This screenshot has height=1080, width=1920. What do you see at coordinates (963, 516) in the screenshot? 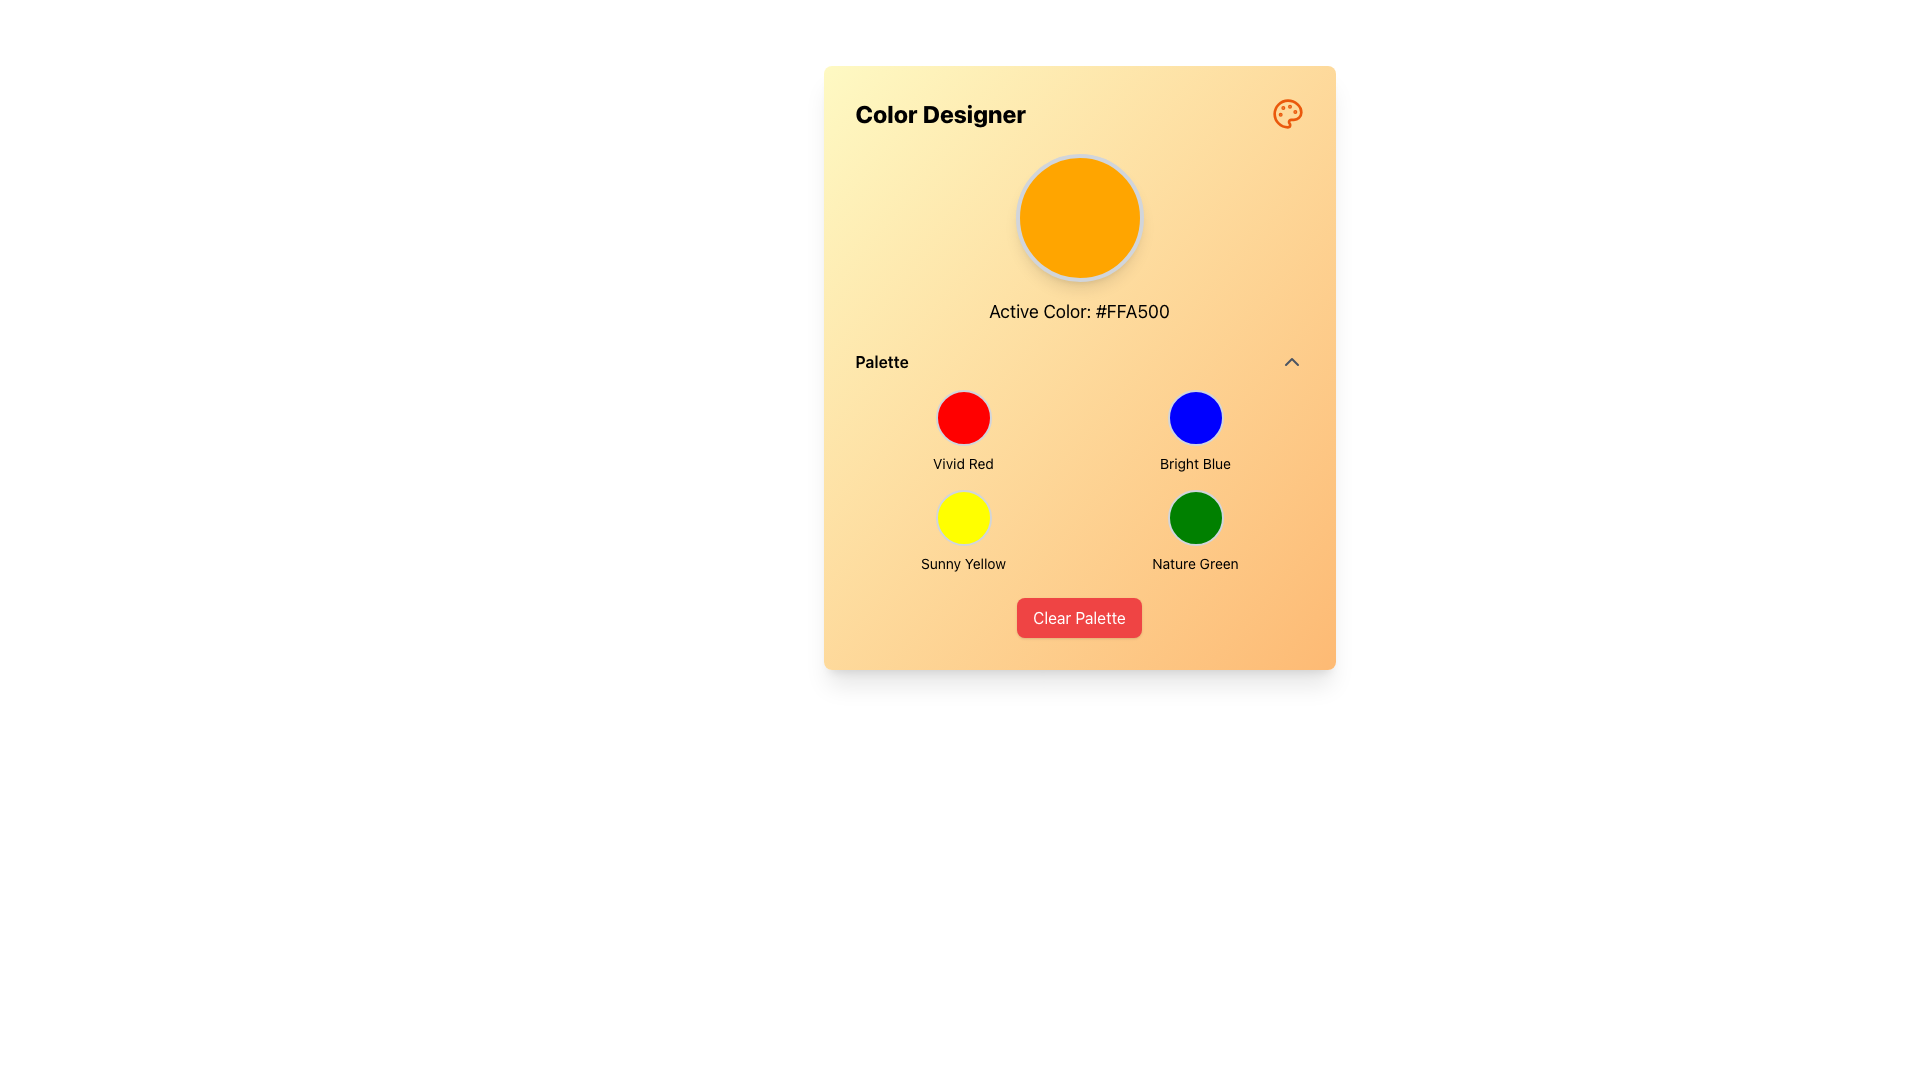
I see `the 'Sunny Yellow' color selection button in the palette section` at bounding box center [963, 516].